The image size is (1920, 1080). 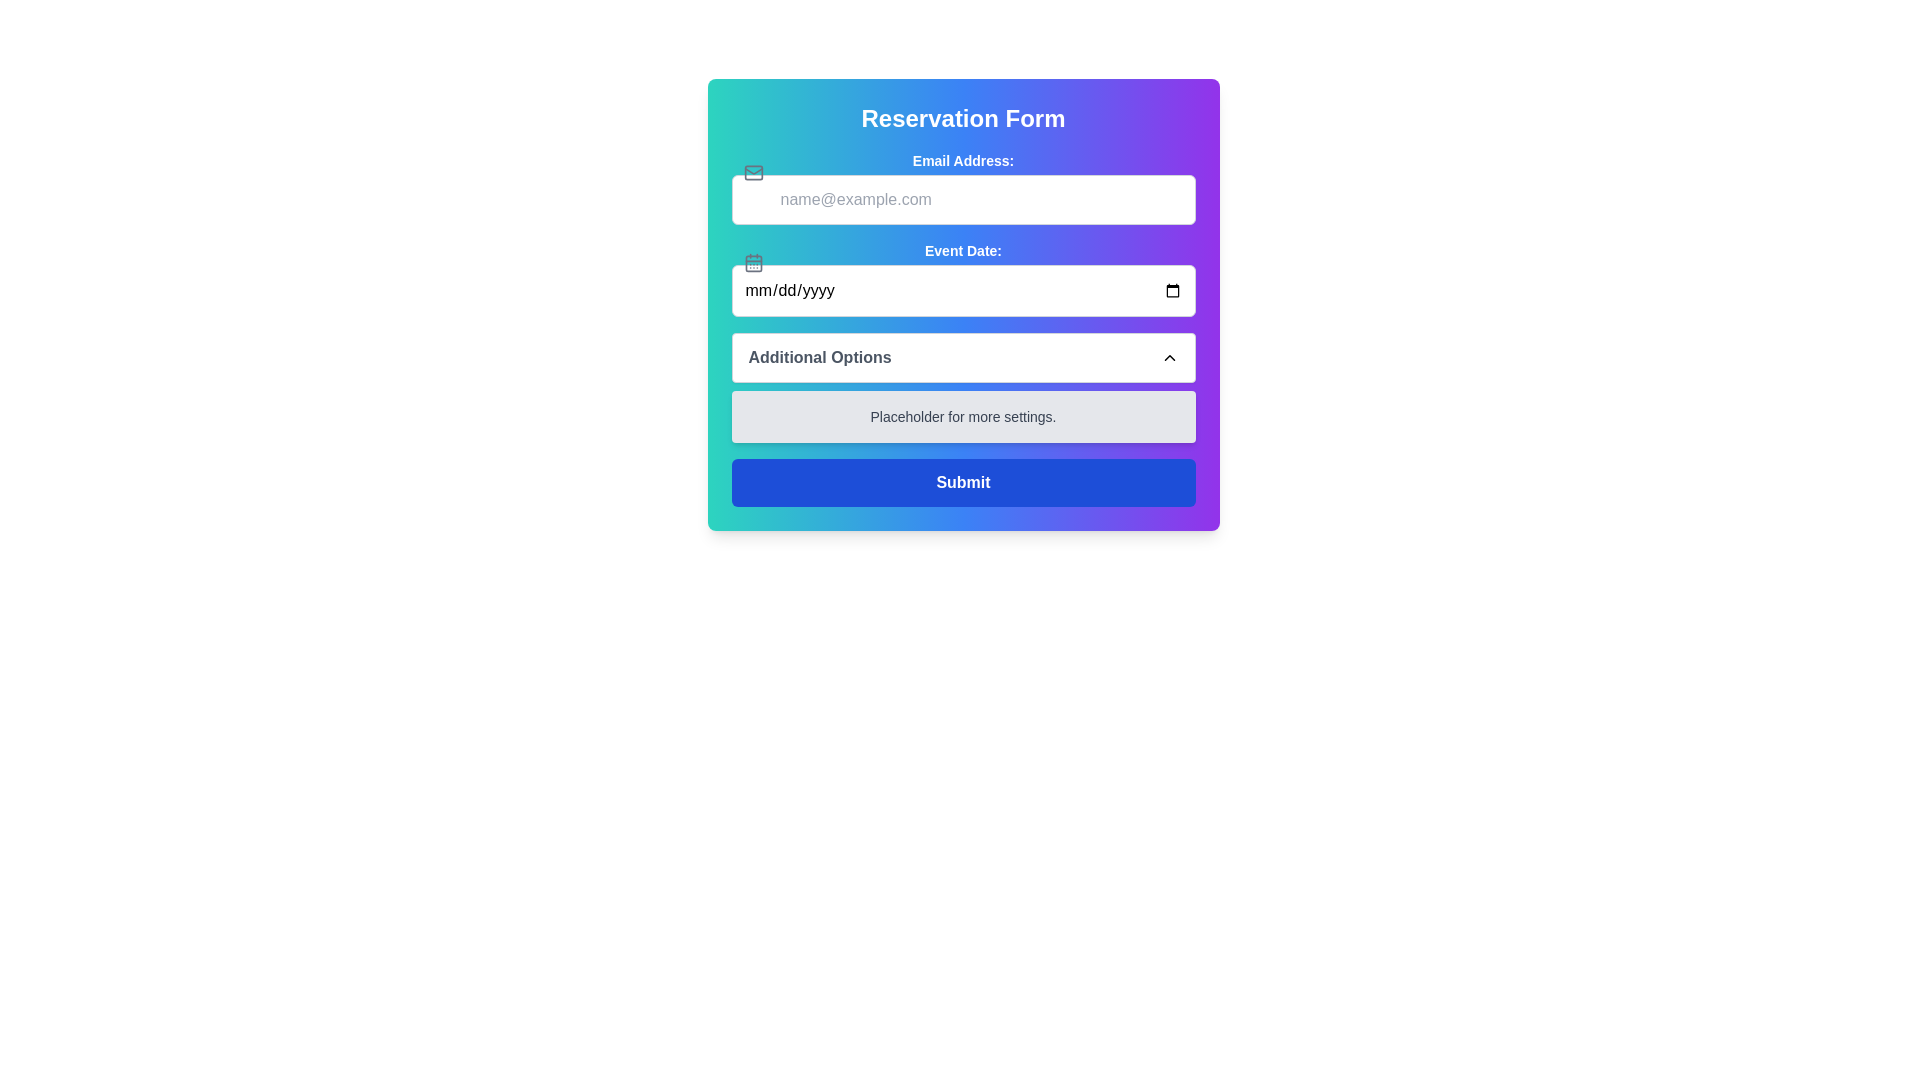 What do you see at coordinates (963, 304) in the screenshot?
I see `the Date Input Field located below the 'Email Address' input field` at bounding box center [963, 304].